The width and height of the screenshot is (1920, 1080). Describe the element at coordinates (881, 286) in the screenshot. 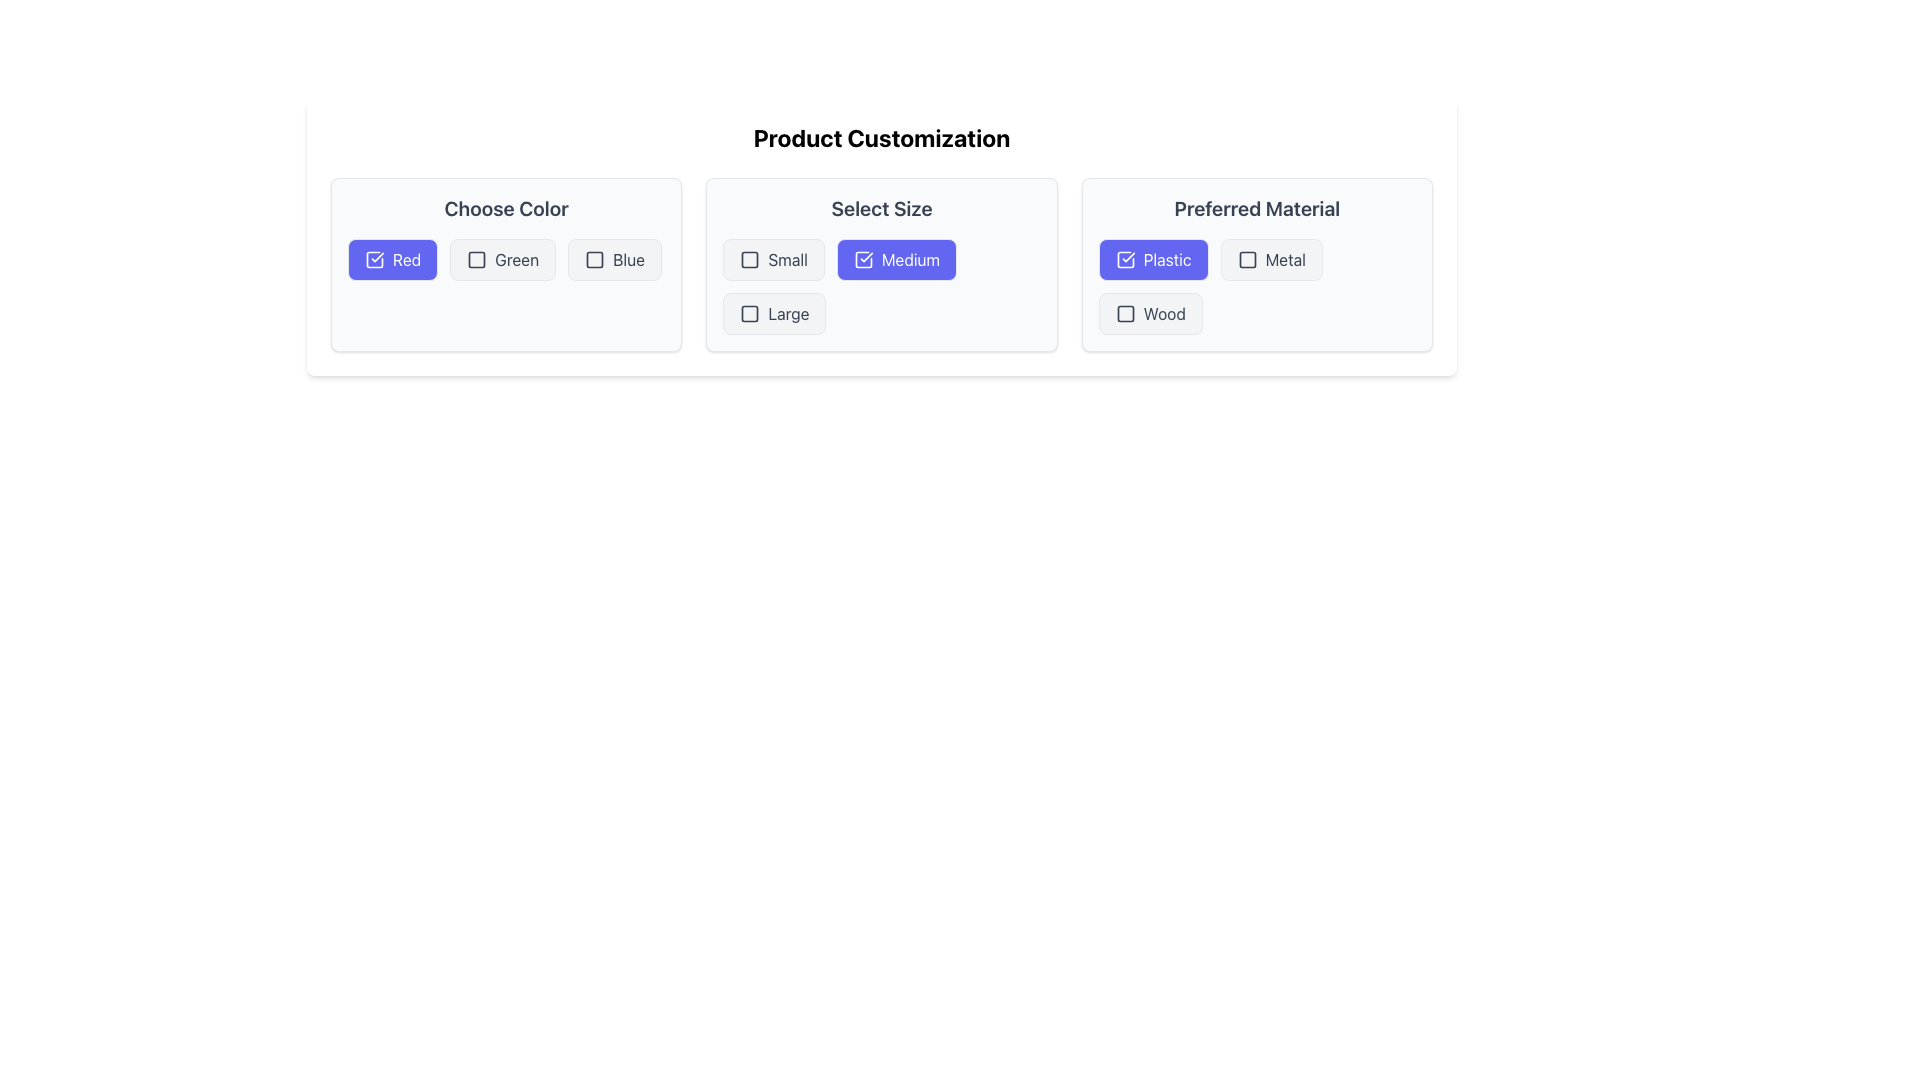

I see `the second size option in the 'Select Size' group` at that location.